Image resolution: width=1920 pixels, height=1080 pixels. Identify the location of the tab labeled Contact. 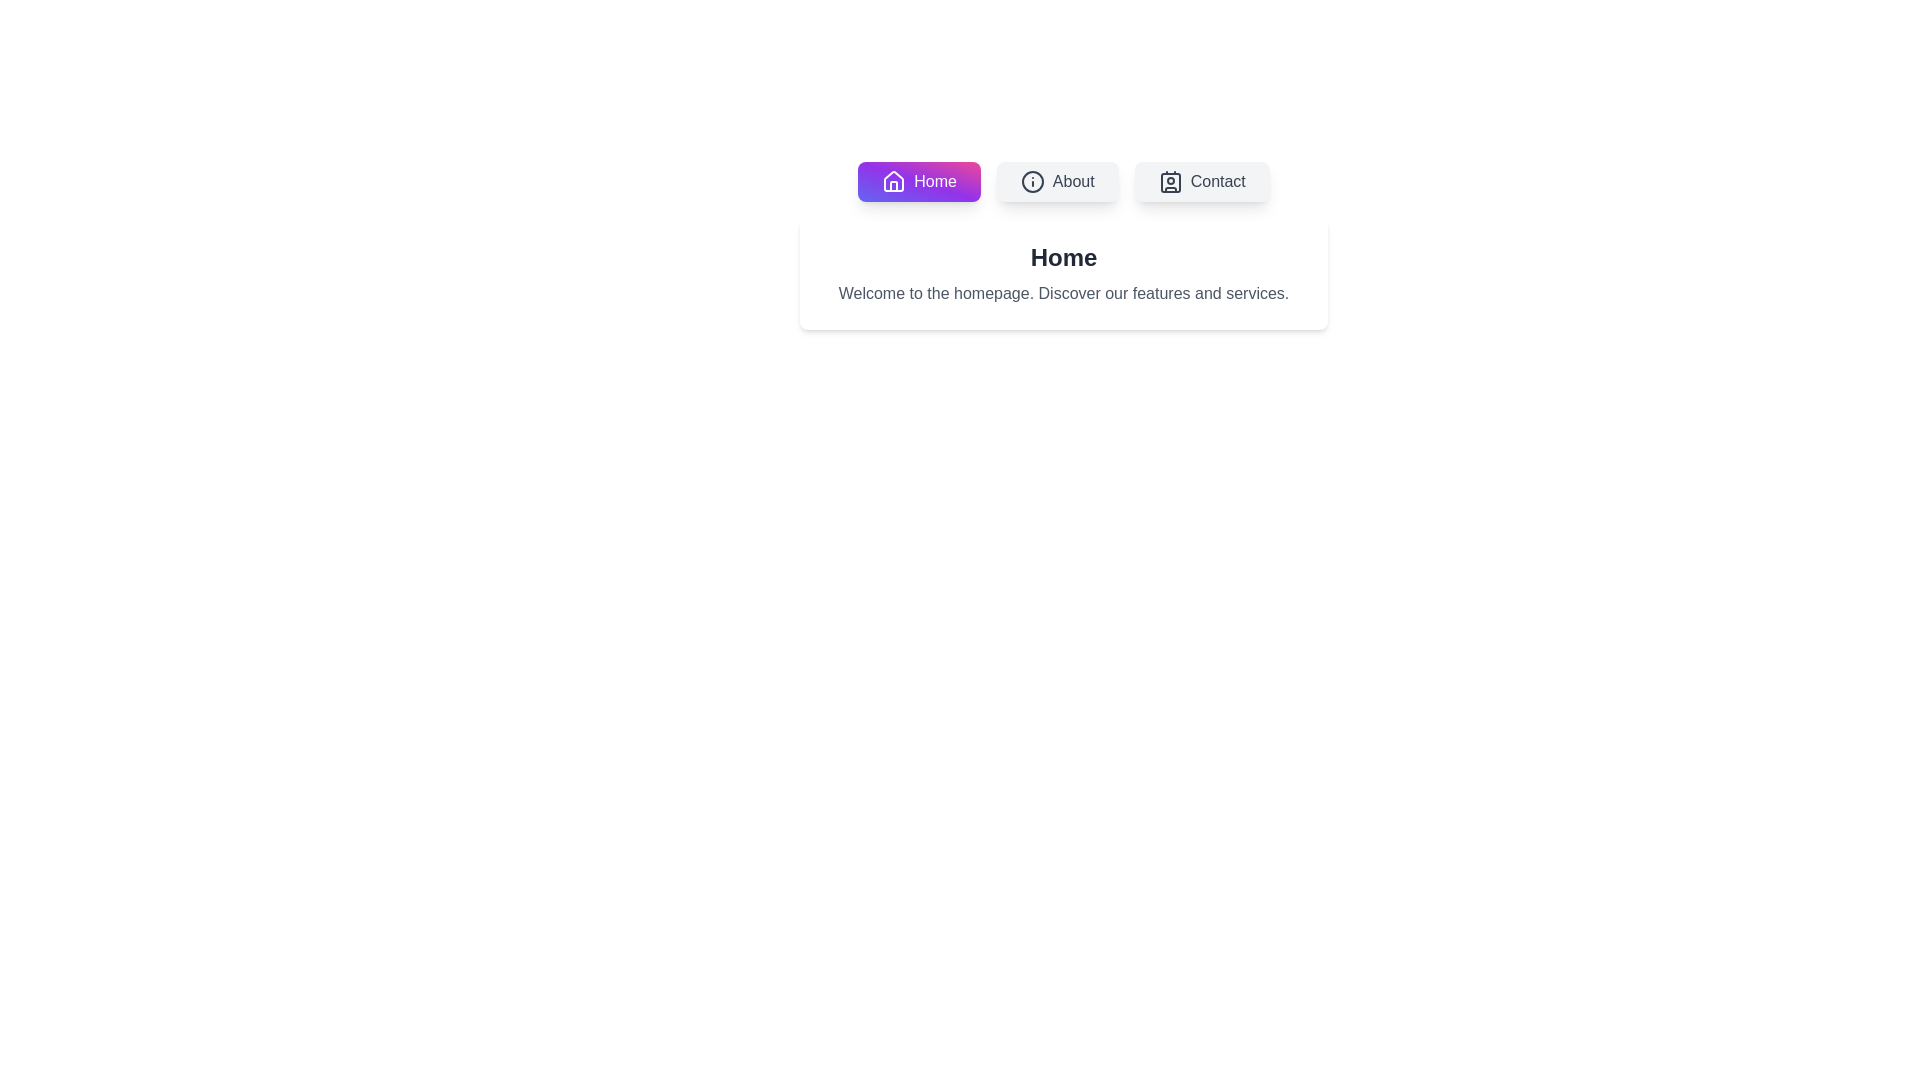
(1201, 181).